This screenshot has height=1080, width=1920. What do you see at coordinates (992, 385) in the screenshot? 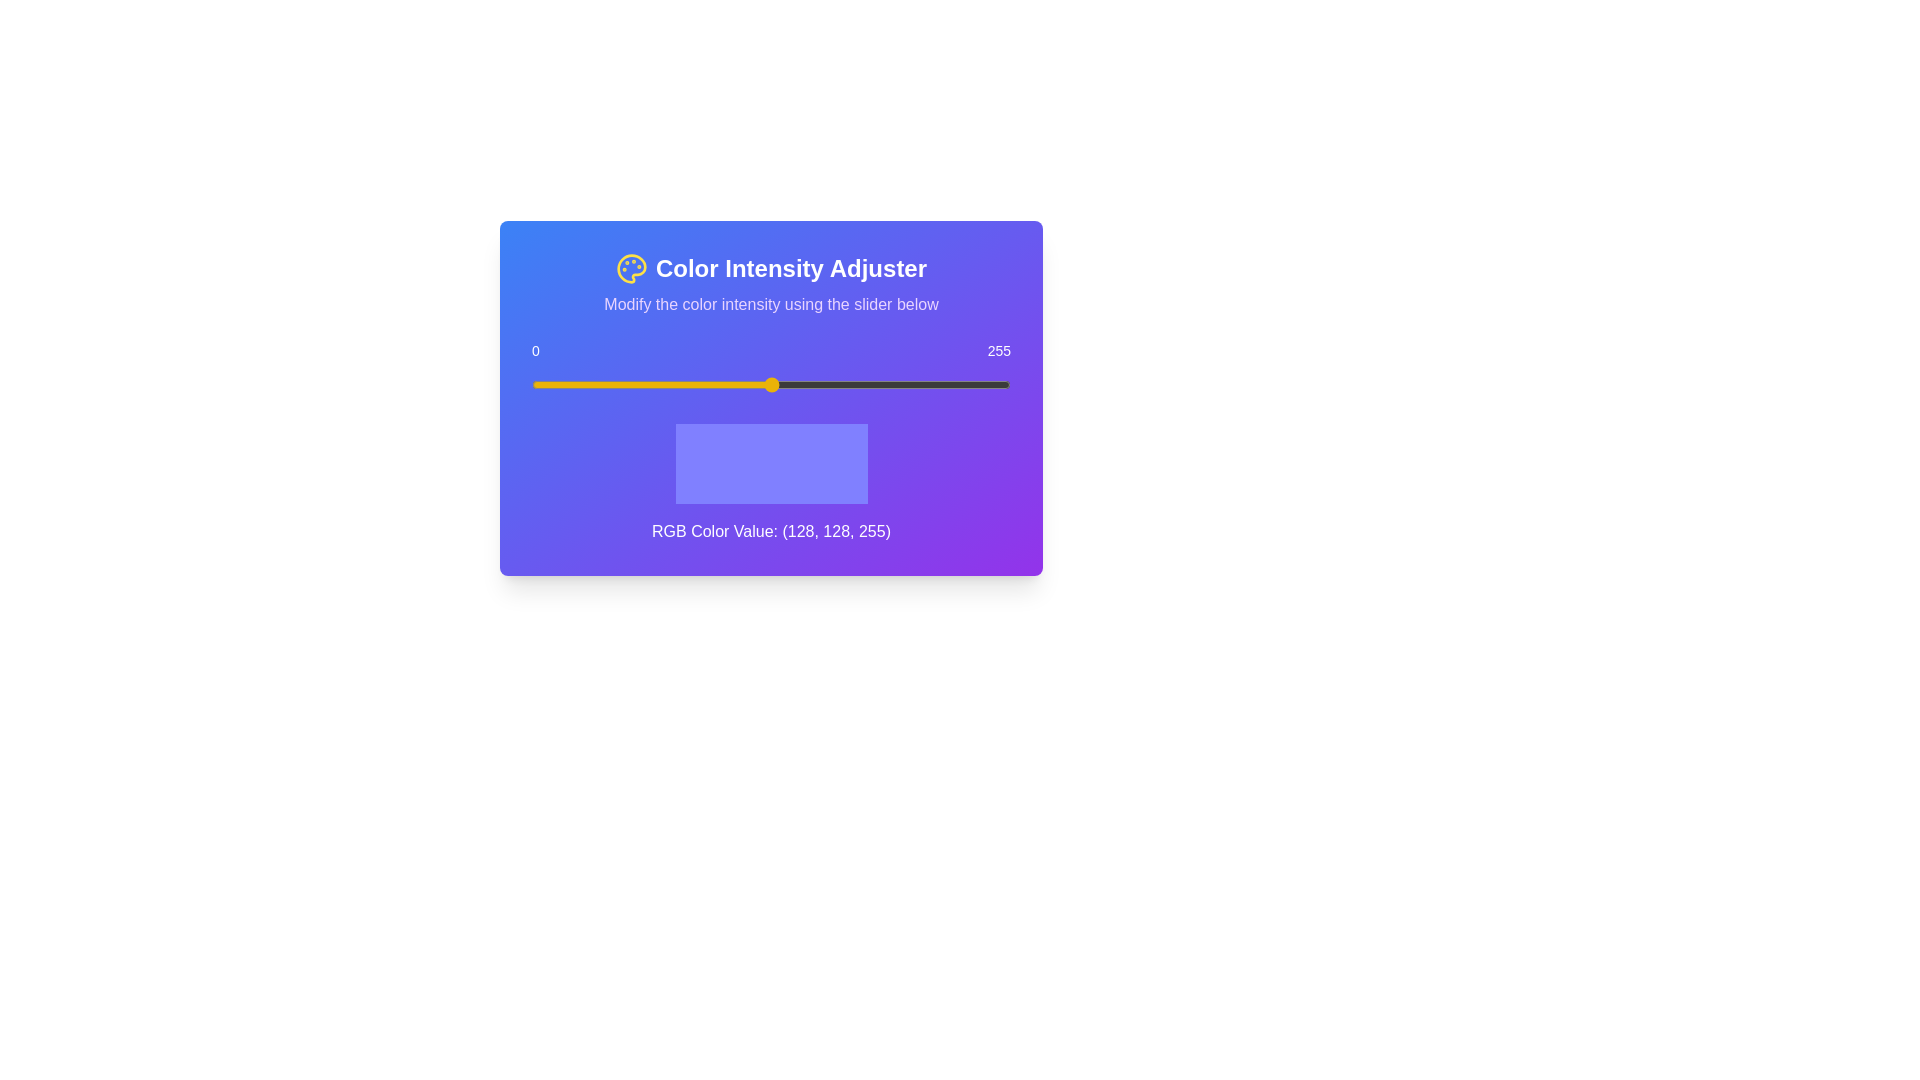
I see `the slider to set the color intensity to 245` at bounding box center [992, 385].